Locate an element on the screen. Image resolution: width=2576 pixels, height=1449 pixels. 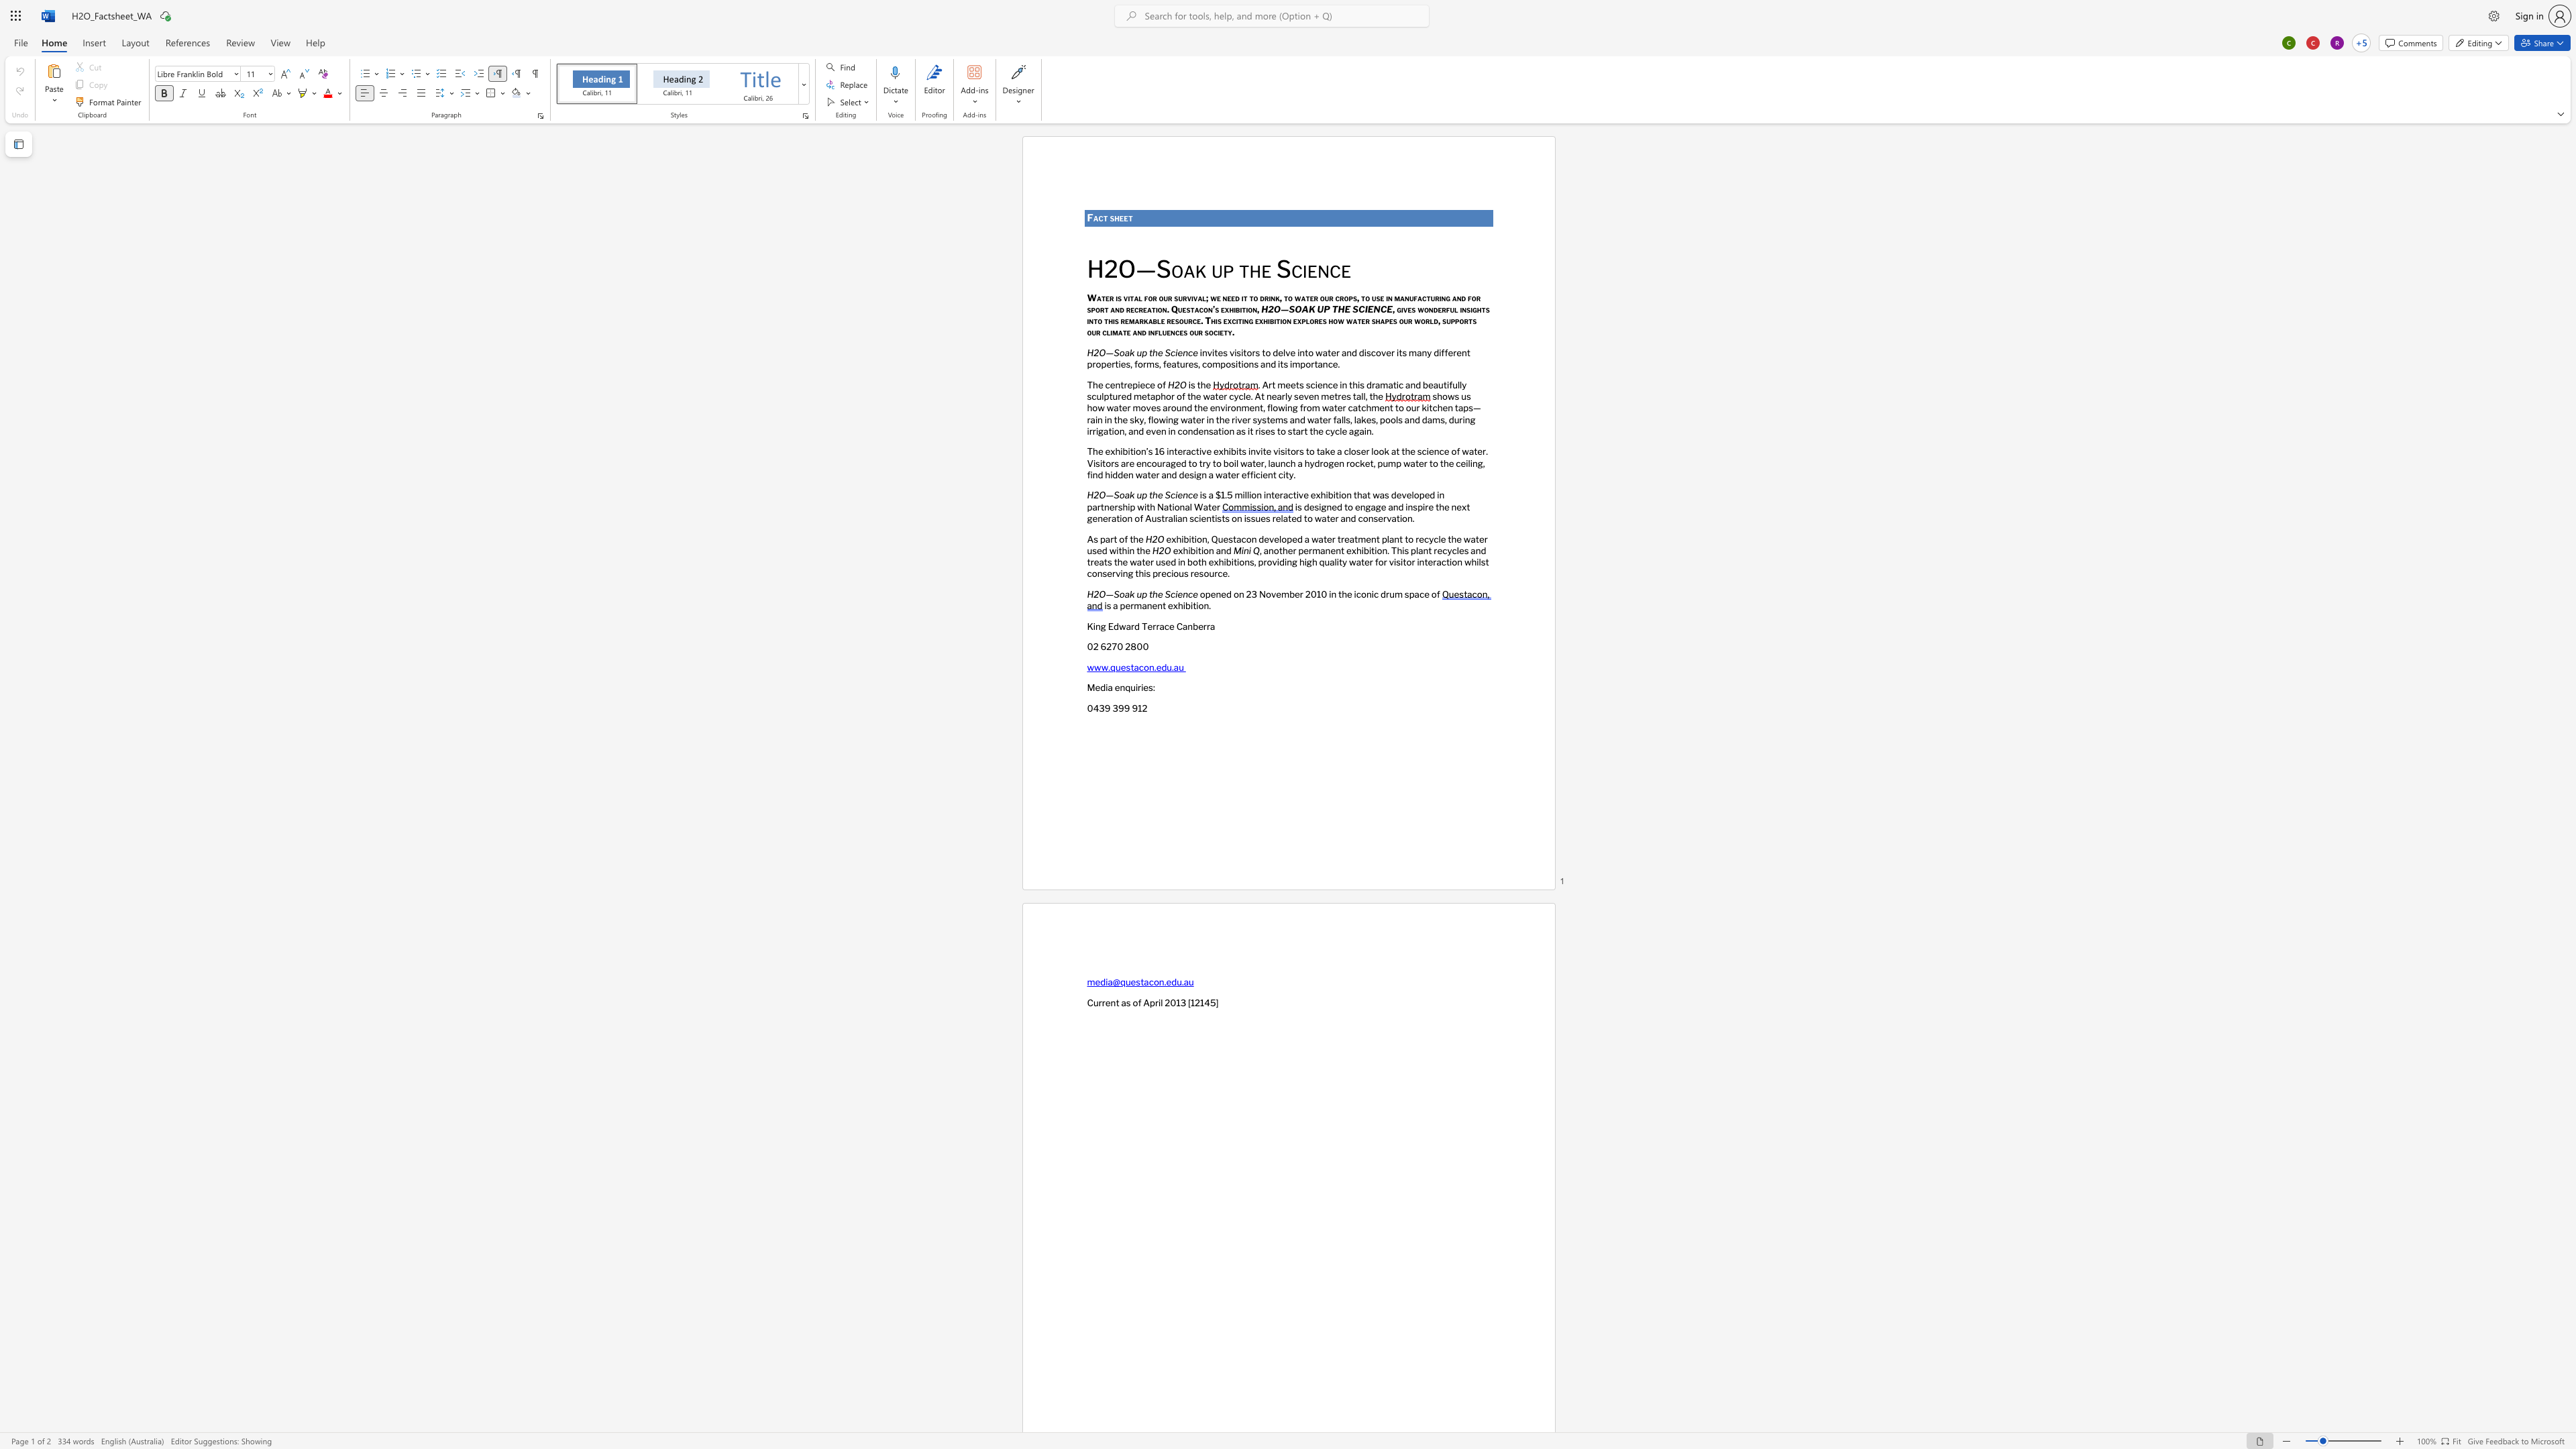
the 2th character "c" in the text is located at coordinates (1215, 331).